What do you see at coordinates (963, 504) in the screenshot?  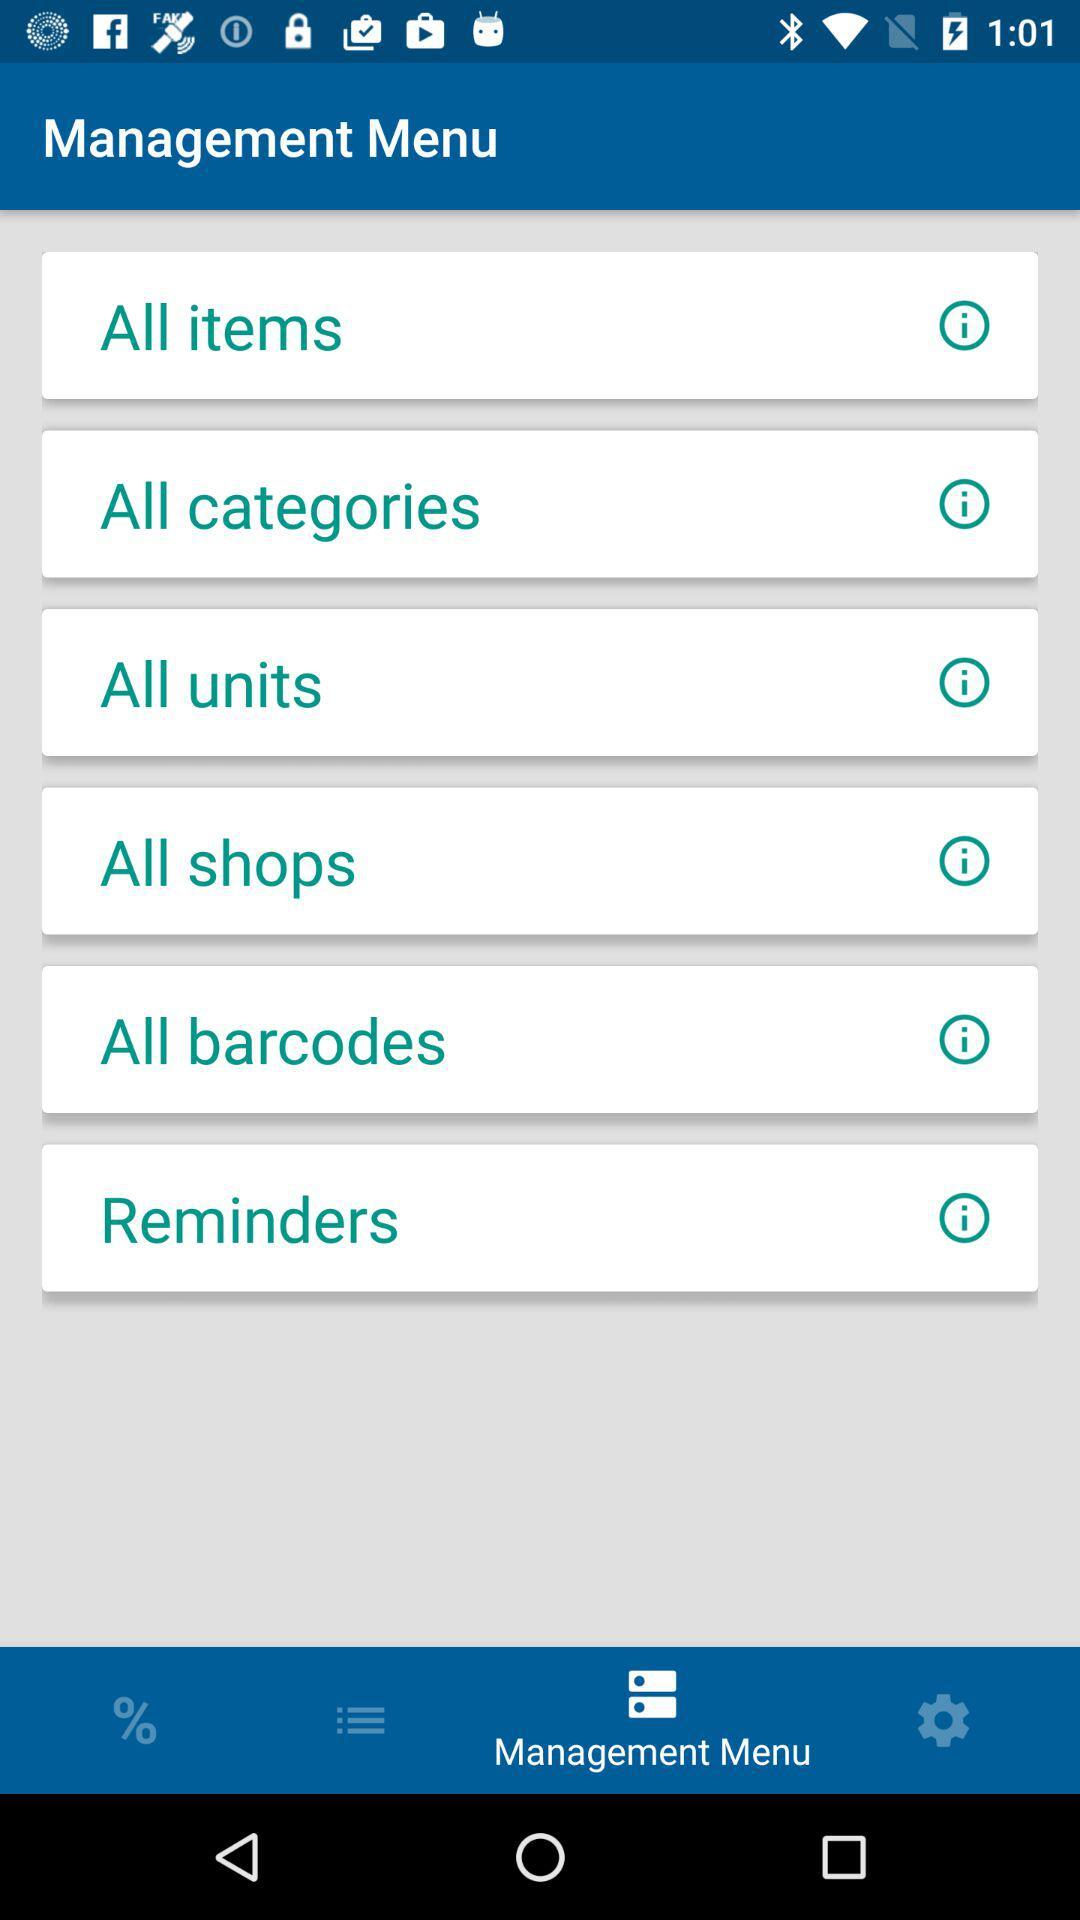 I see `get information about categories` at bounding box center [963, 504].